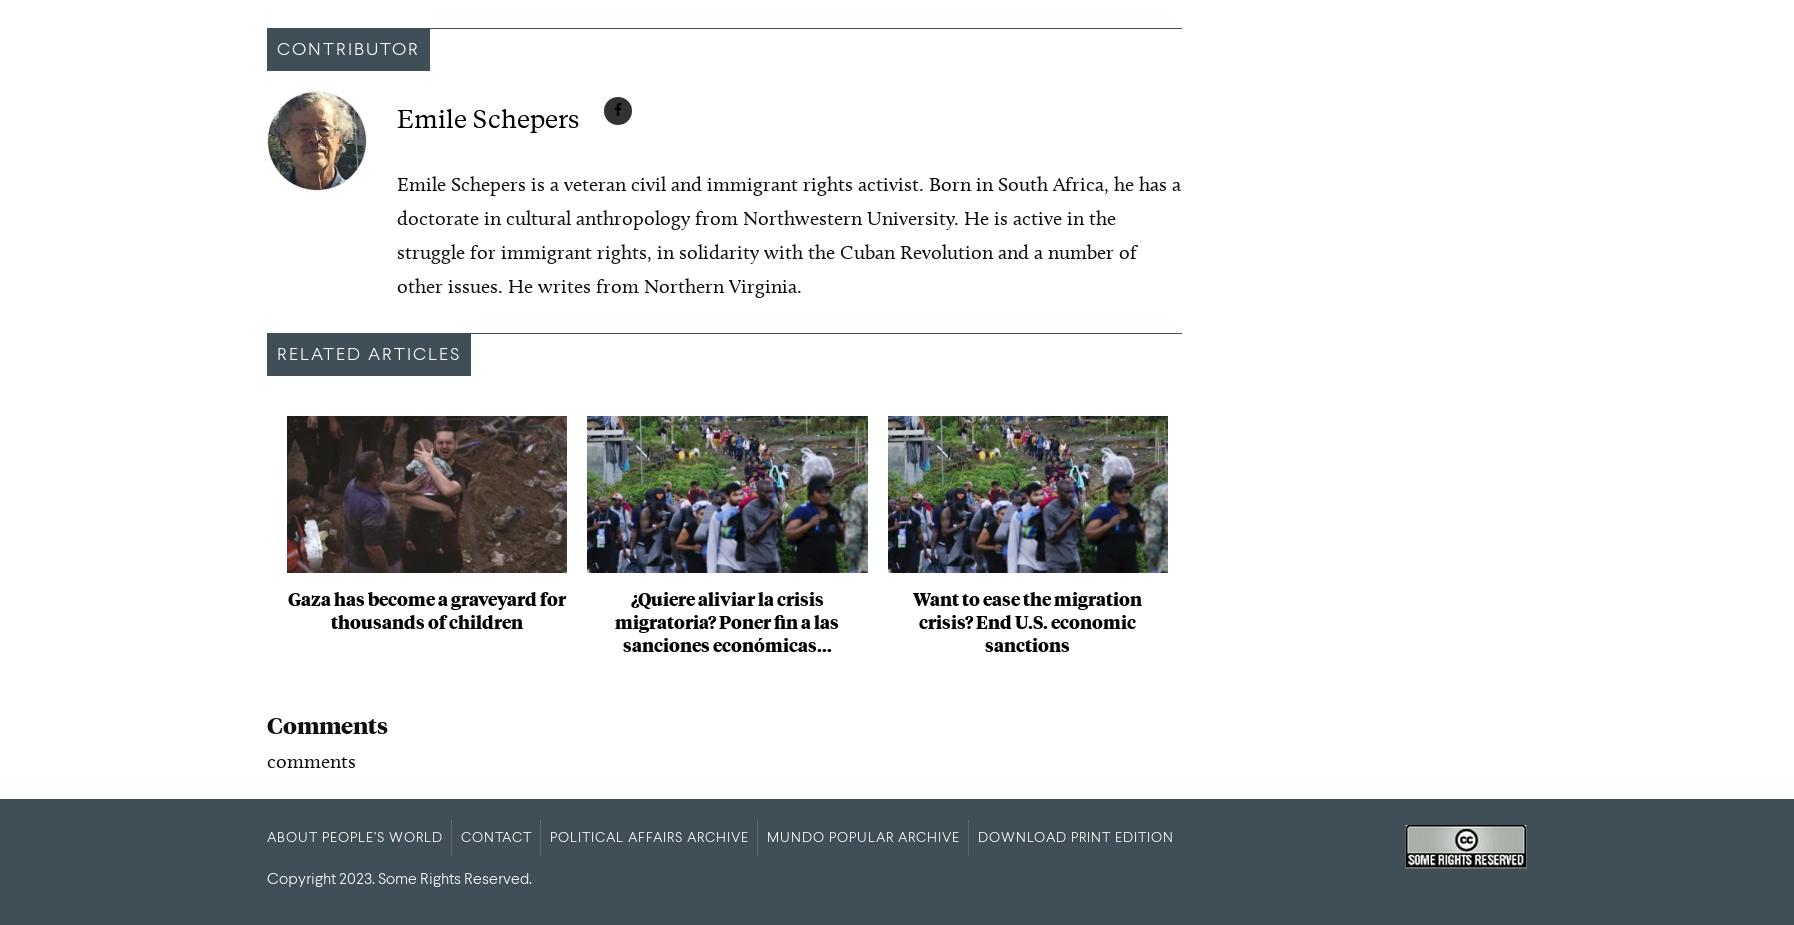 The height and width of the screenshot is (925, 1794). Describe the element at coordinates (487, 117) in the screenshot. I see `'Emile Schepers'` at that location.